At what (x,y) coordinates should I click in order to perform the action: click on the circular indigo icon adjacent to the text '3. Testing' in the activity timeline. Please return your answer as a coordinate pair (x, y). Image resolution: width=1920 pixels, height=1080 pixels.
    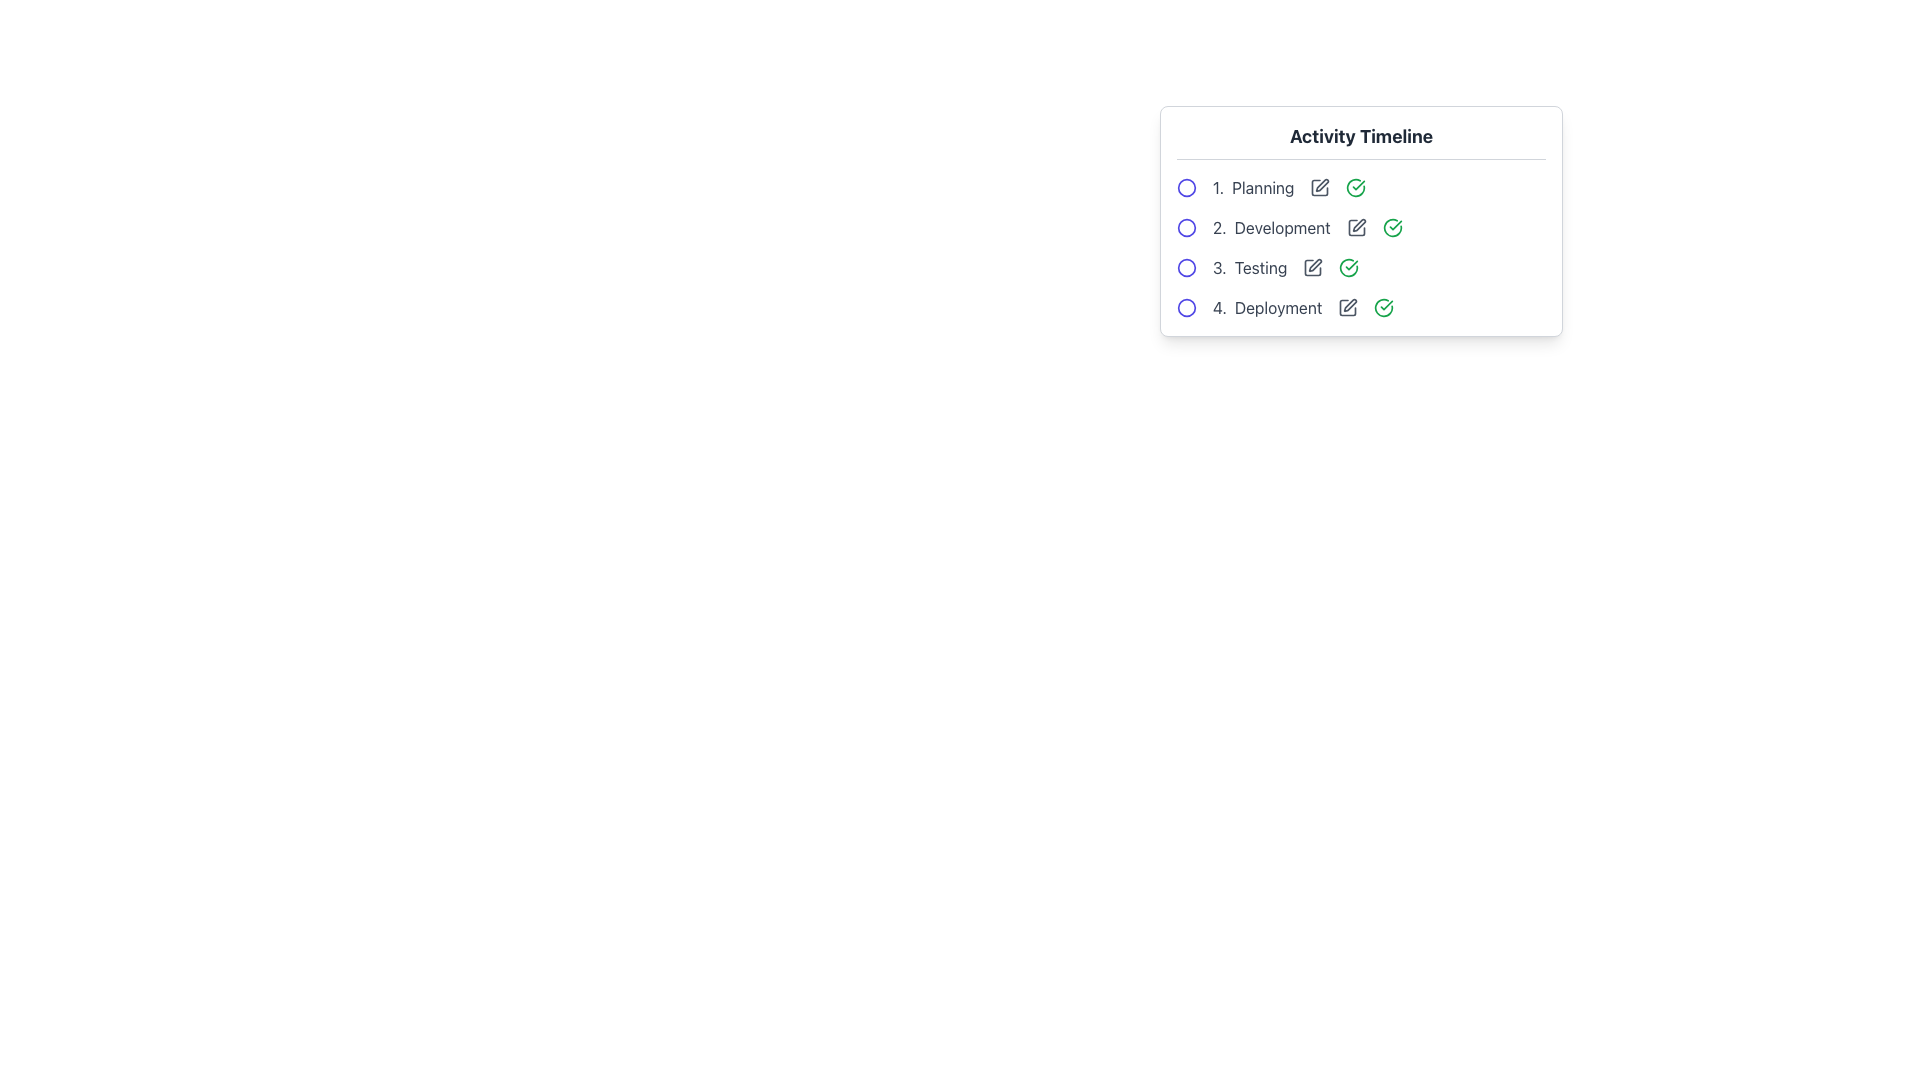
    Looking at the image, I should click on (1186, 266).